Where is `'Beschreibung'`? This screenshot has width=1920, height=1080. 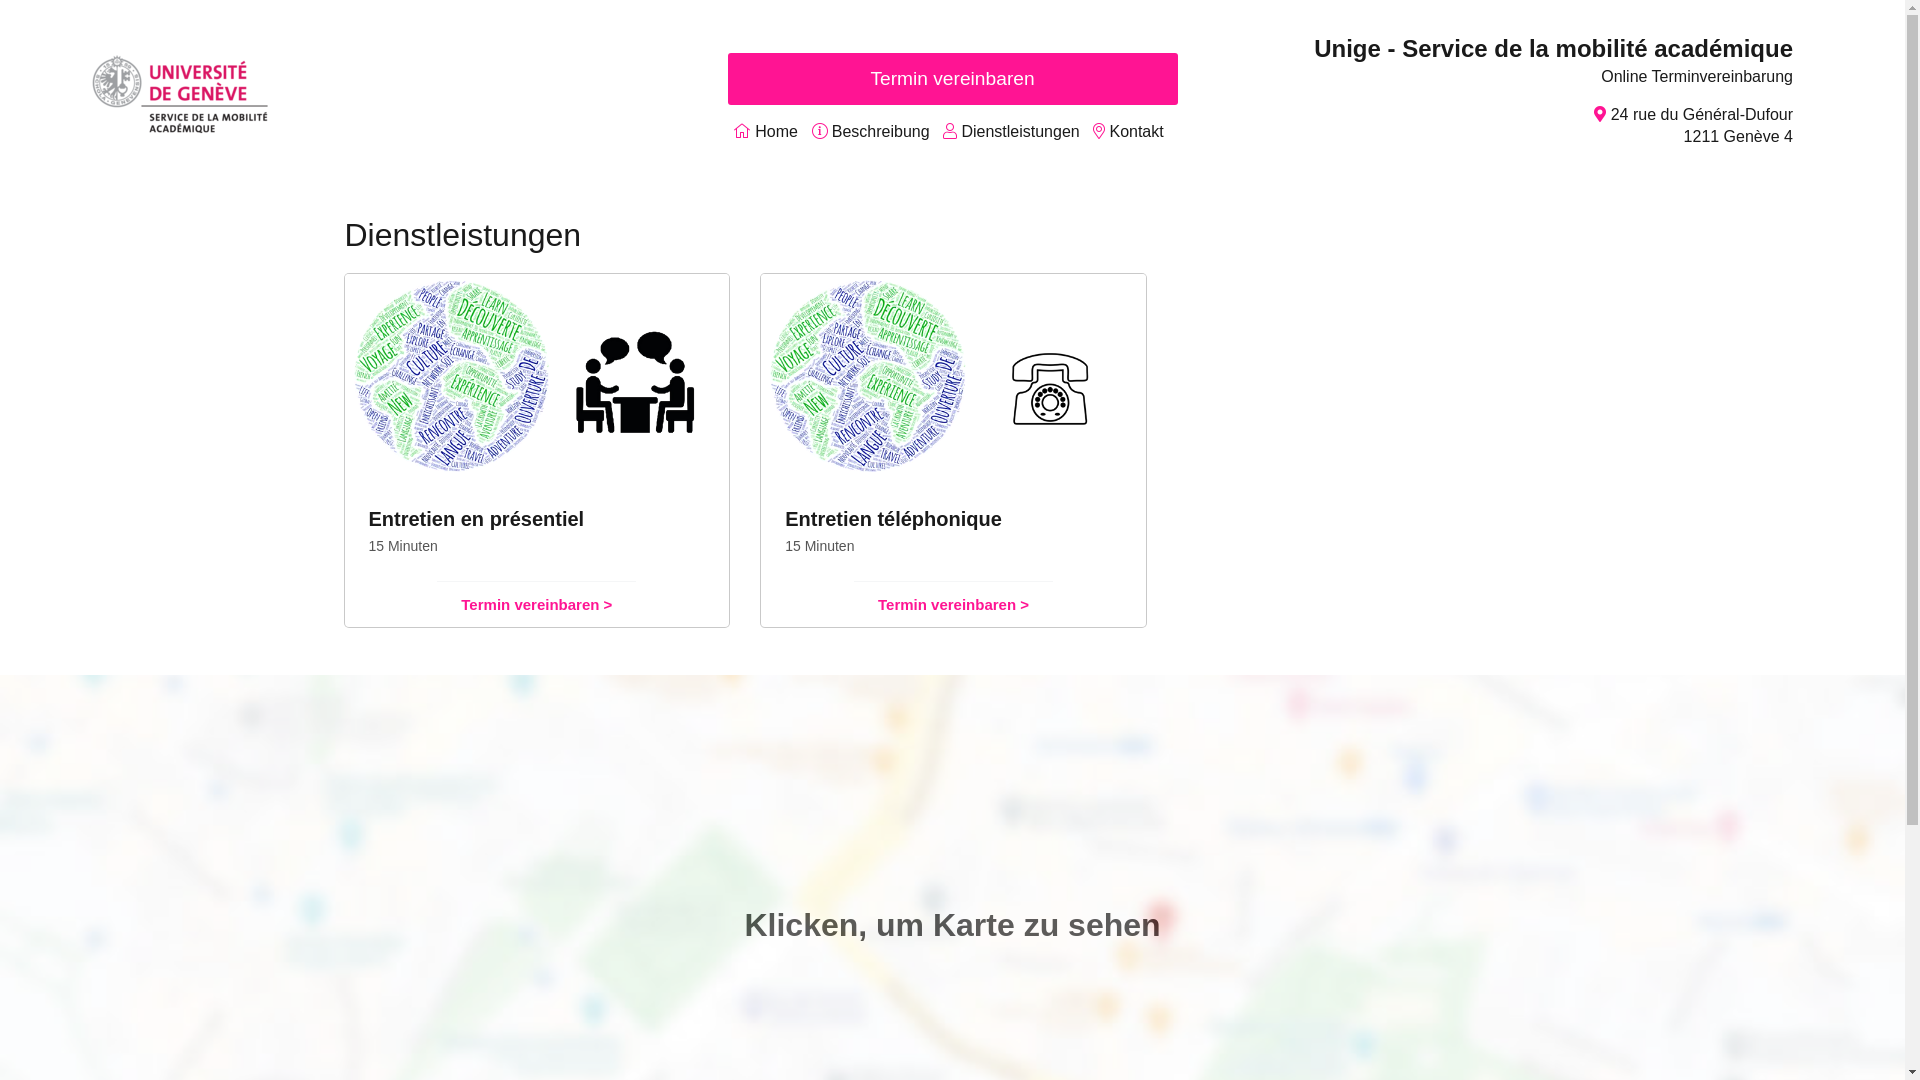
'Beschreibung' is located at coordinates (831, 131).